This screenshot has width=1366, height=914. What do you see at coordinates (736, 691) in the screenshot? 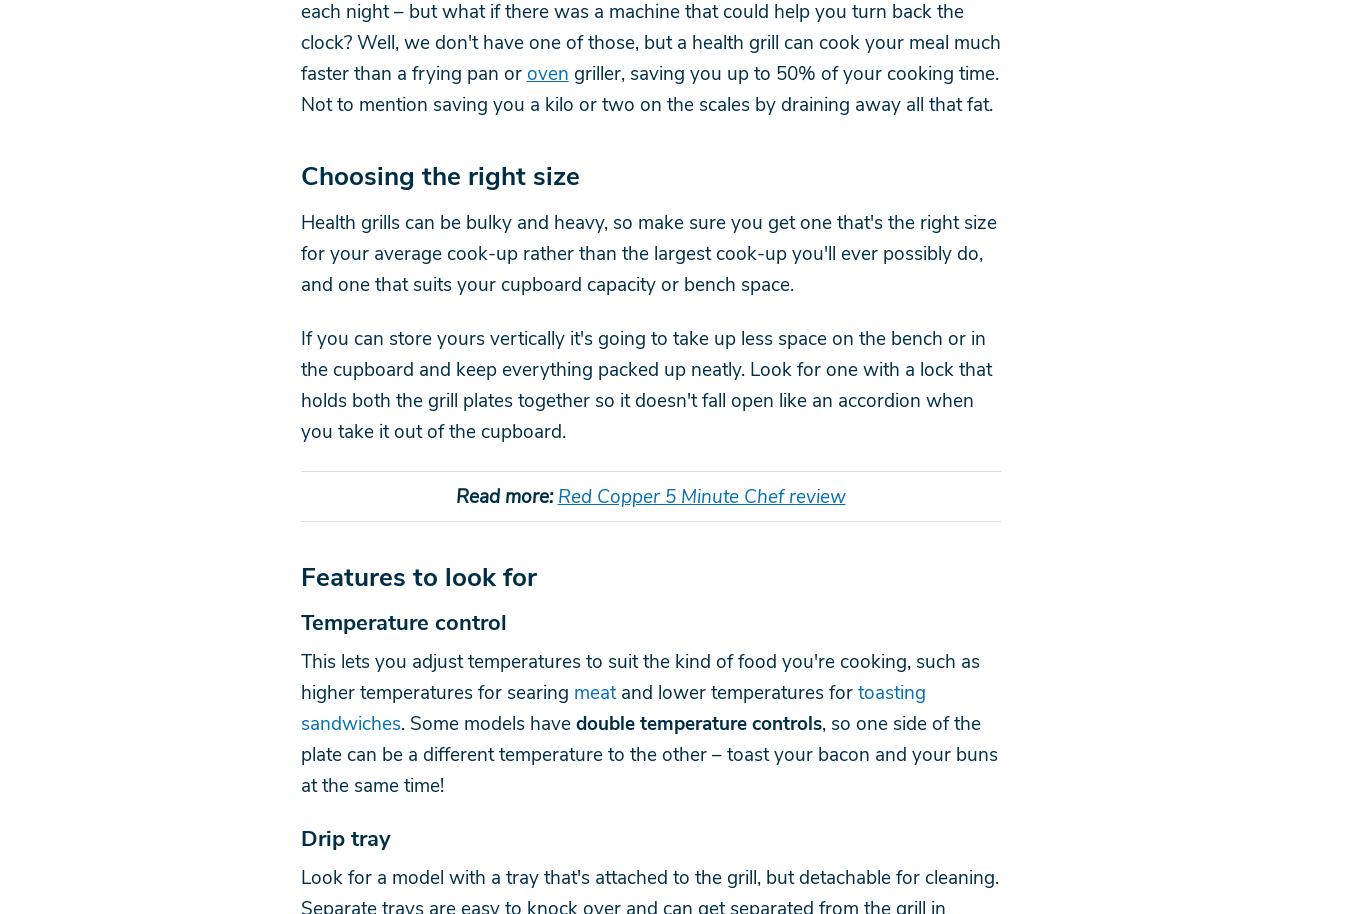
I see `'and lower temperatures for'` at bounding box center [736, 691].